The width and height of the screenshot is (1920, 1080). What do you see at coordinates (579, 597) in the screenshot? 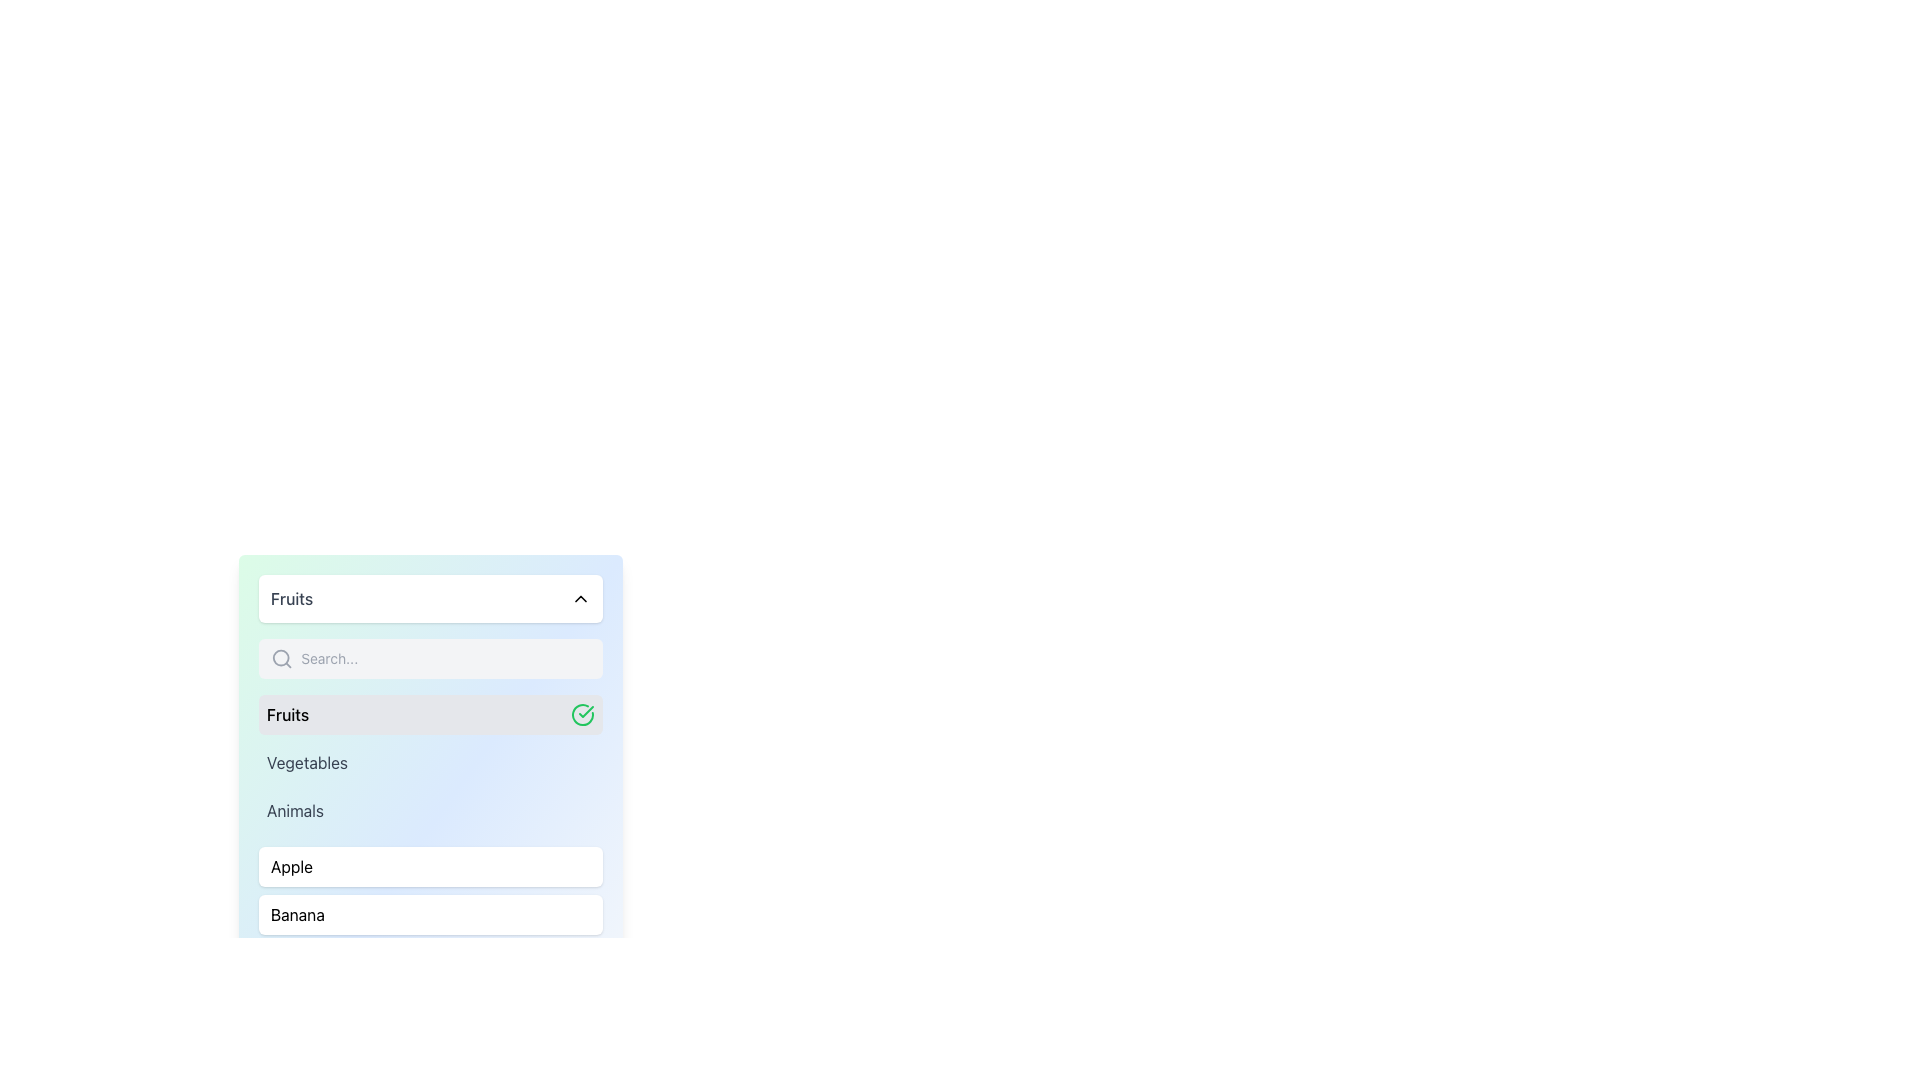
I see `the icon located at the top-right corner of the 'Fruits' section header` at bounding box center [579, 597].